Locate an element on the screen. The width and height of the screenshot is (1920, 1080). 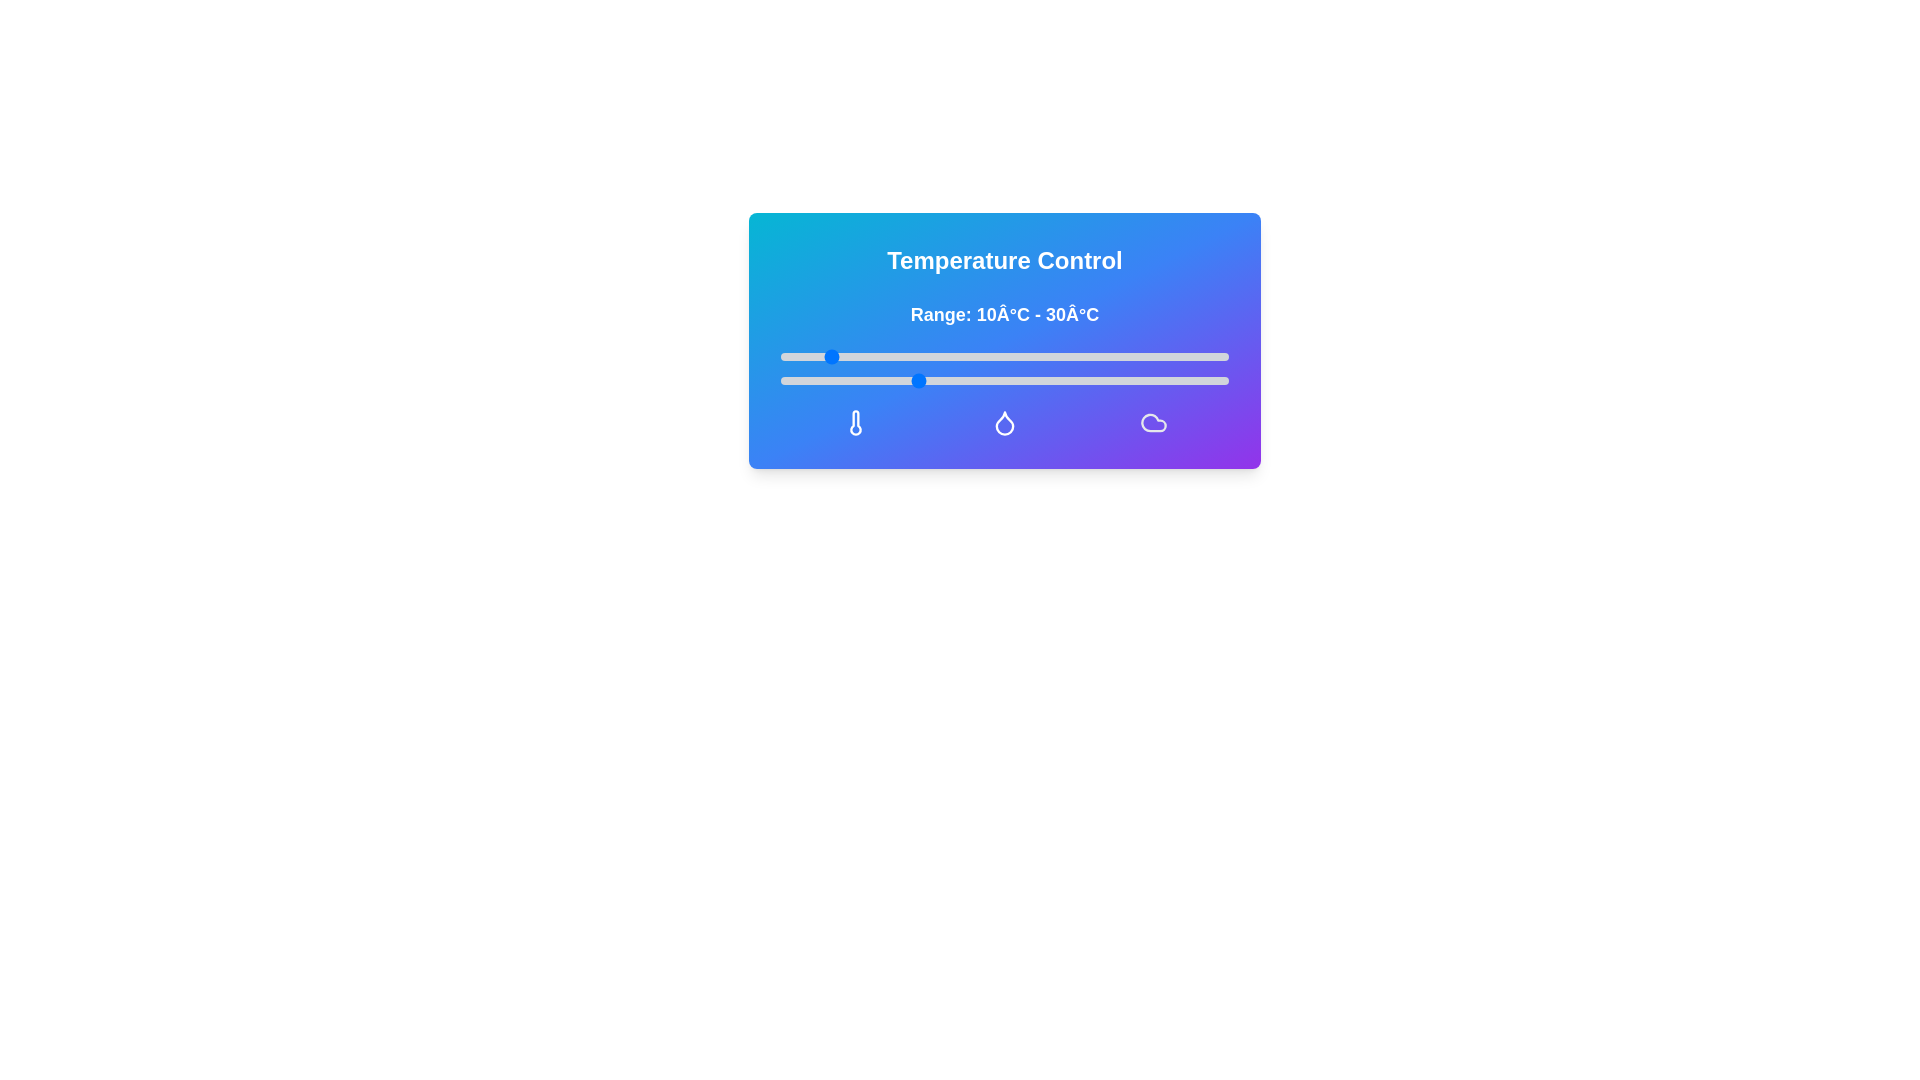
the slider is located at coordinates (1107, 381).